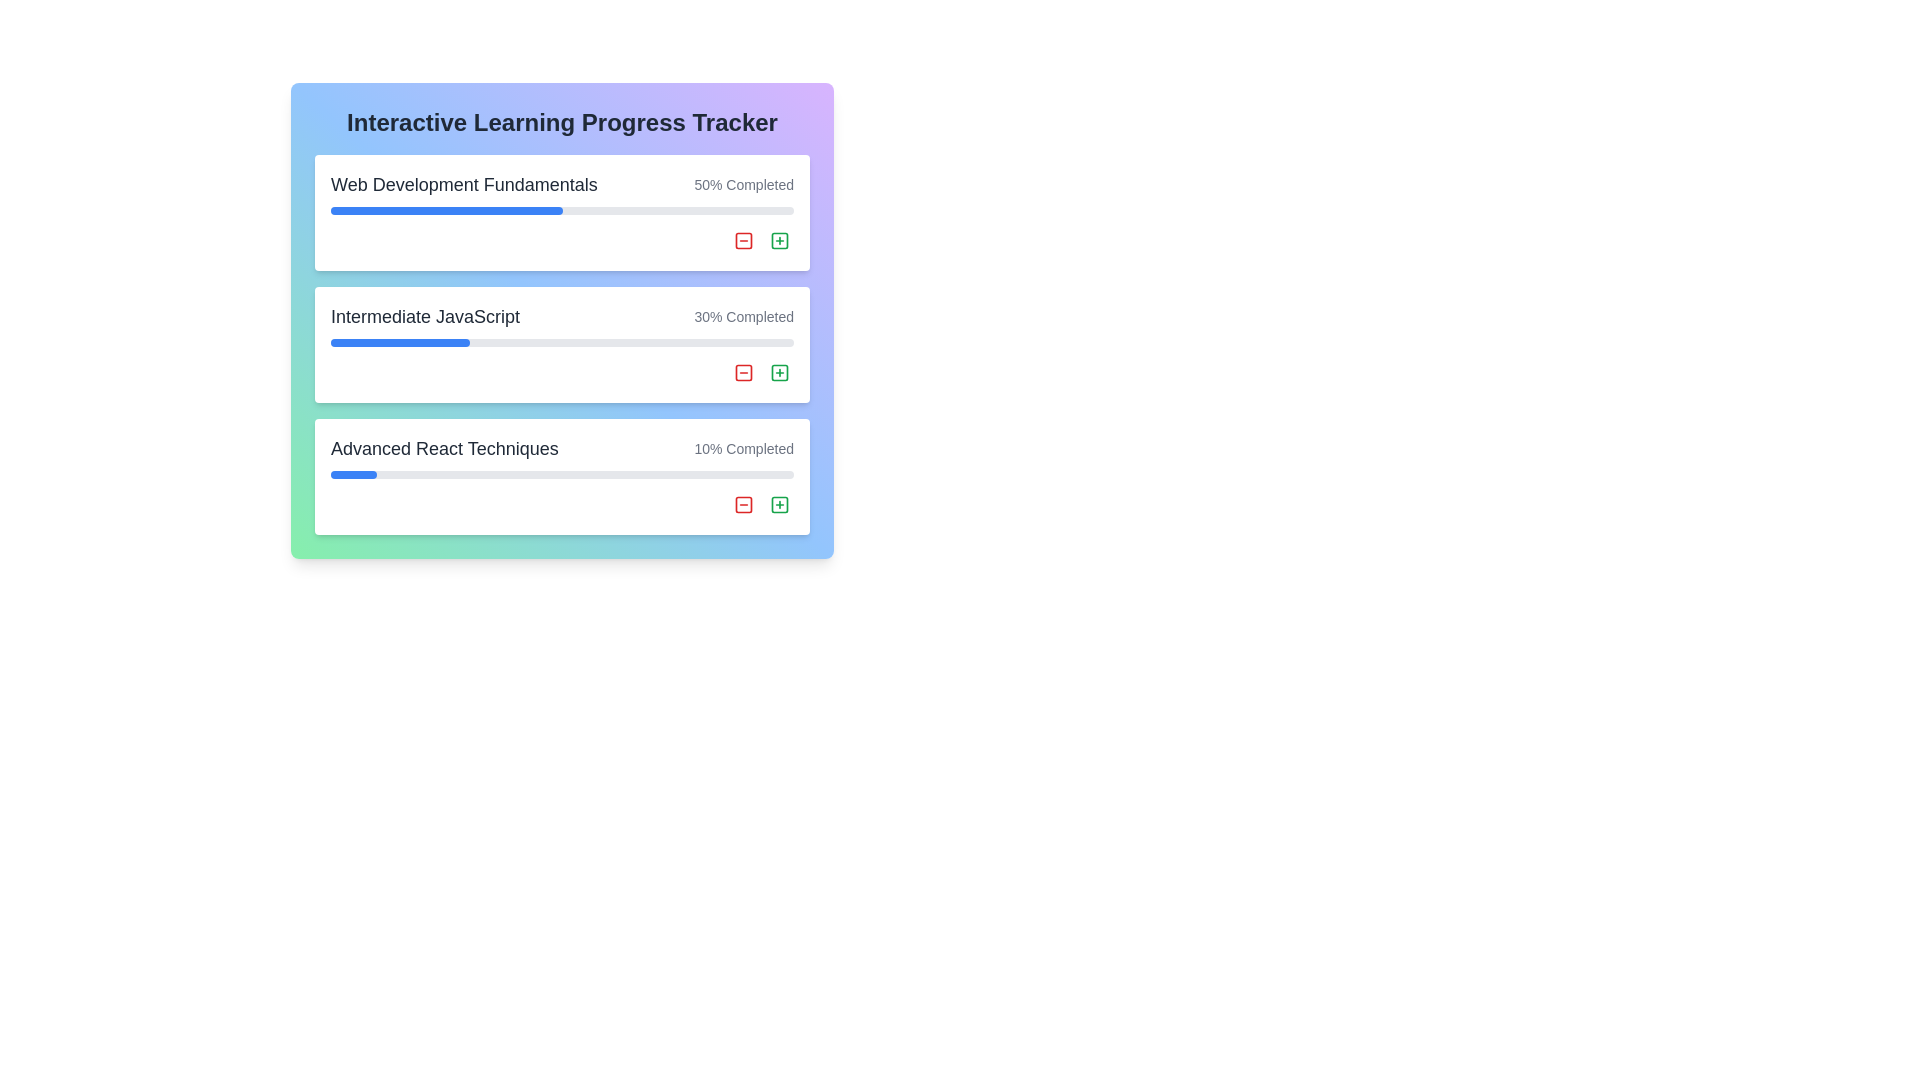 Image resolution: width=1920 pixels, height=1080 pixels. Describe the element at coordinates (743, 373) in the screenshot. I see `the red minus button located to the right of the progress bar indicating '30% Completed' in the 'Intermediate JavaScript' section` at that location.